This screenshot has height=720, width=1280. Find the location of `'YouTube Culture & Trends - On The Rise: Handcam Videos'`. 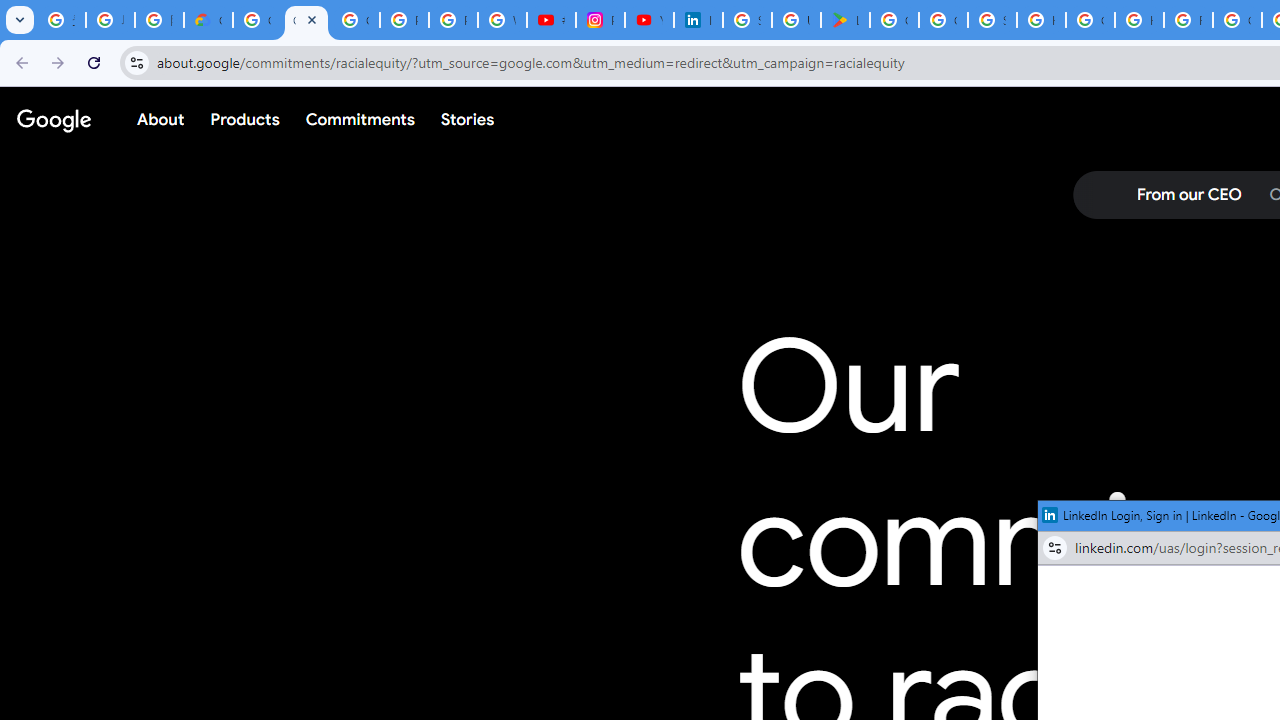

'YouTube Culture & Trends - On The Rise: Handcam Videos' is located at coordinates (649, 20).